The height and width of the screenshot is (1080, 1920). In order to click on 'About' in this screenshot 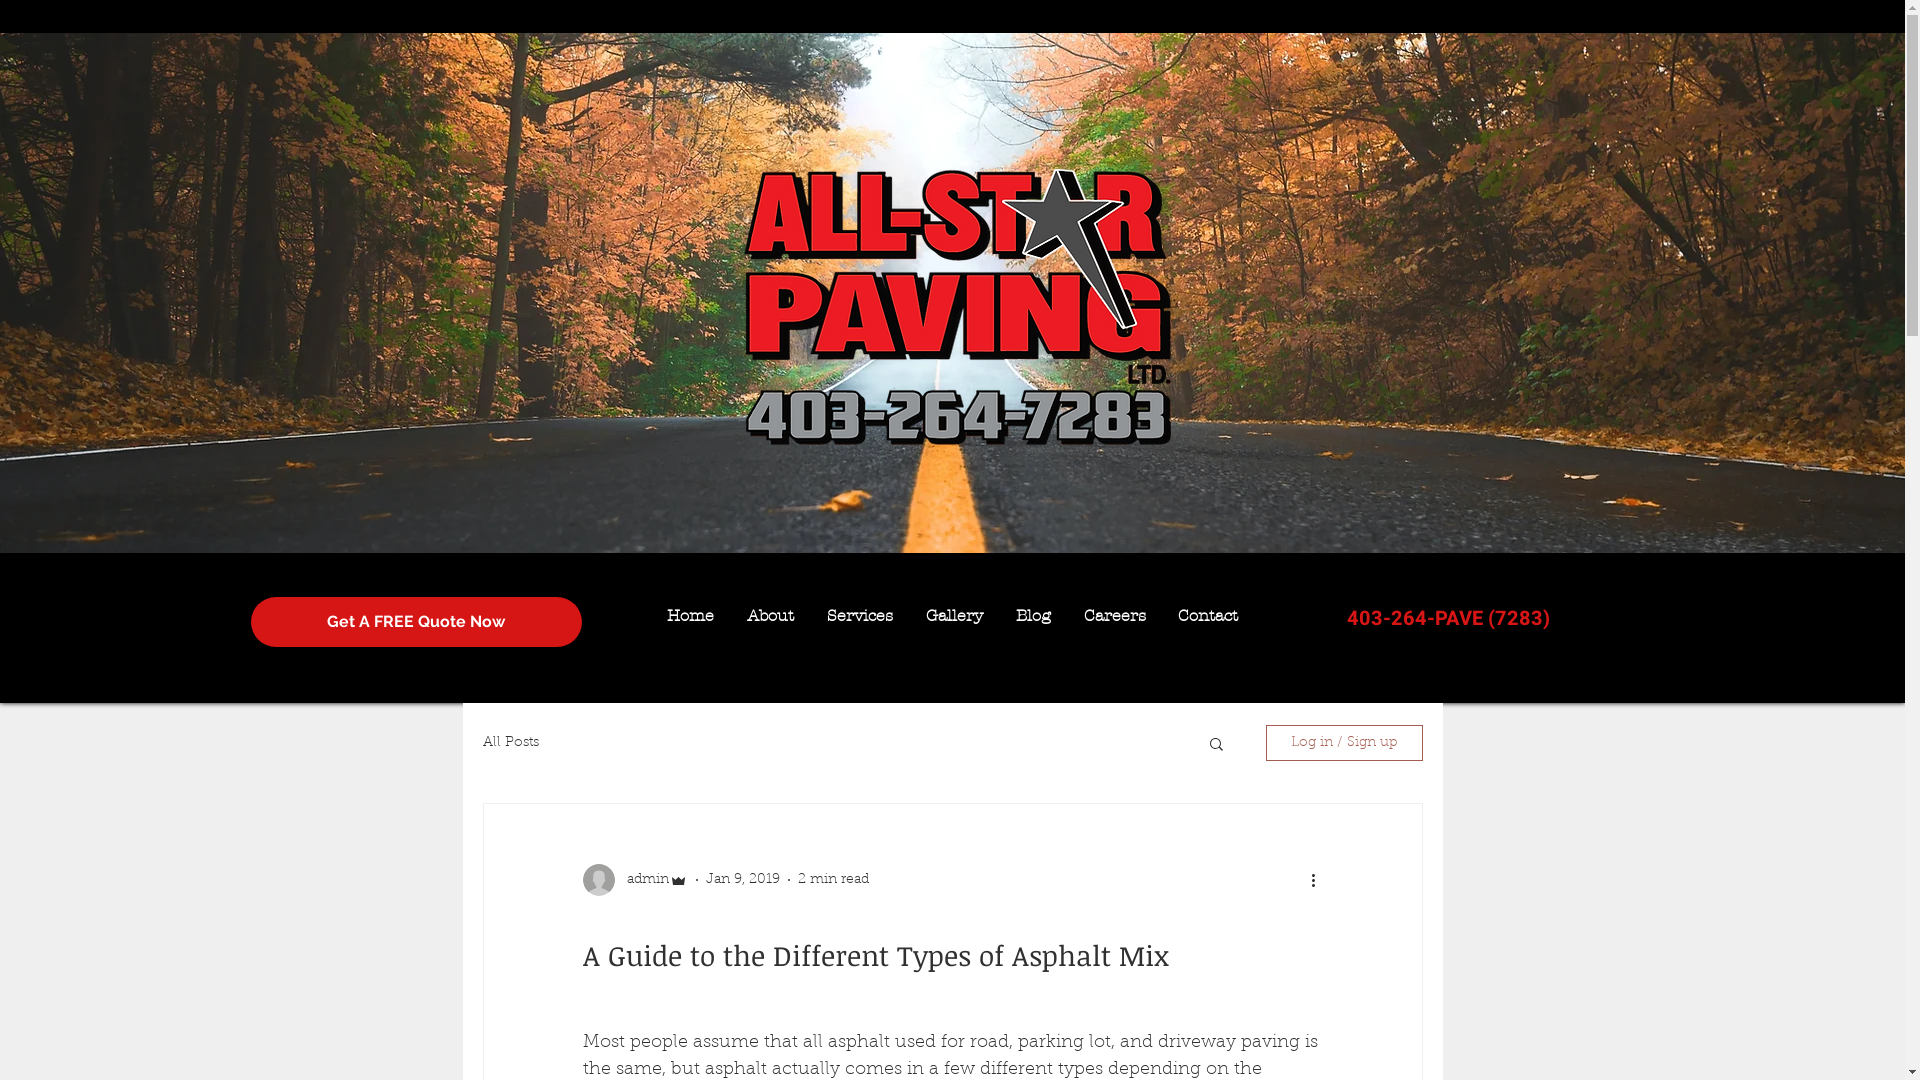, I will do `click(768, 614)`.